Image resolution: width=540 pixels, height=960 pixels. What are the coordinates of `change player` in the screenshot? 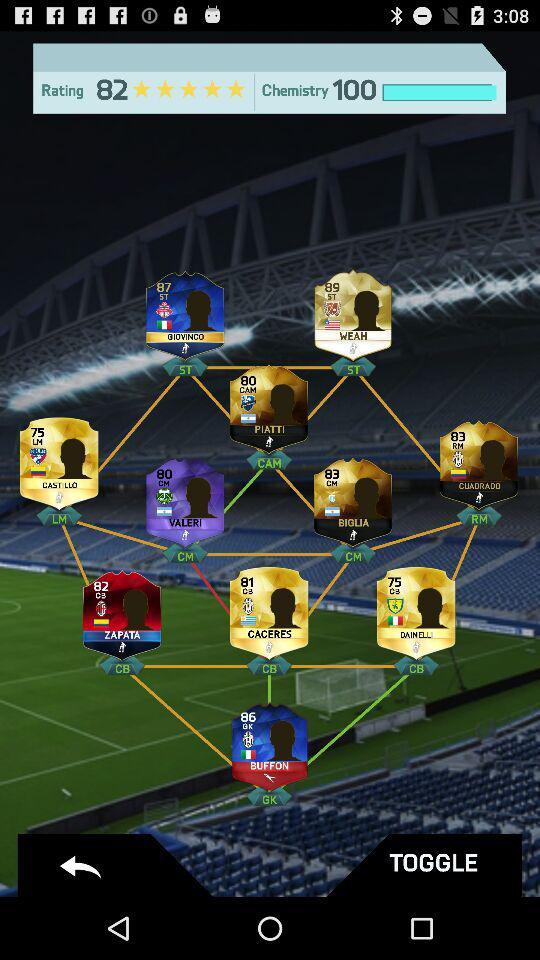 It's located at (352, 311).